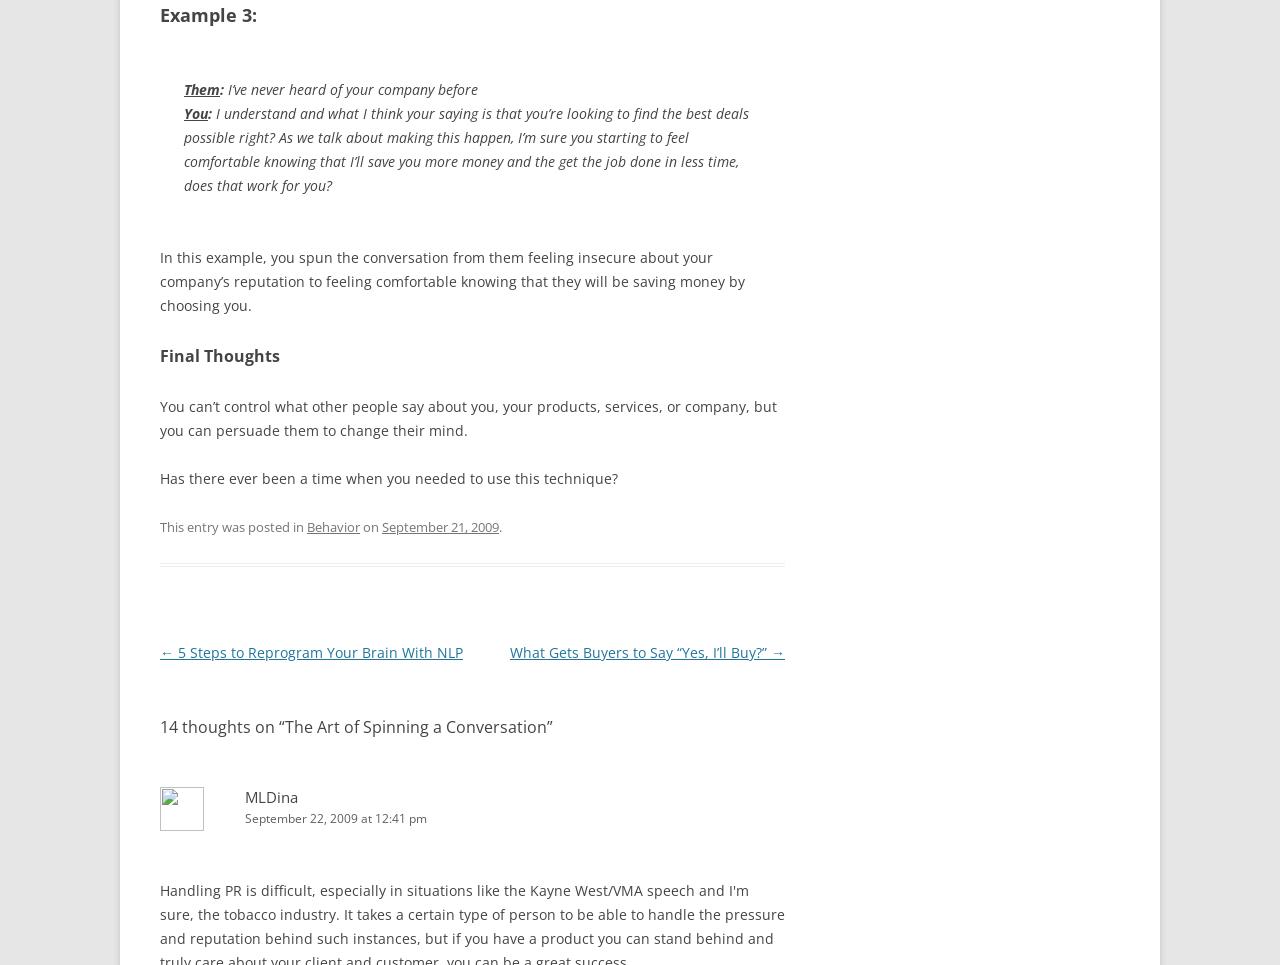  I want to click on 'The Art of Spinning a Conversation', so click(415, 727).